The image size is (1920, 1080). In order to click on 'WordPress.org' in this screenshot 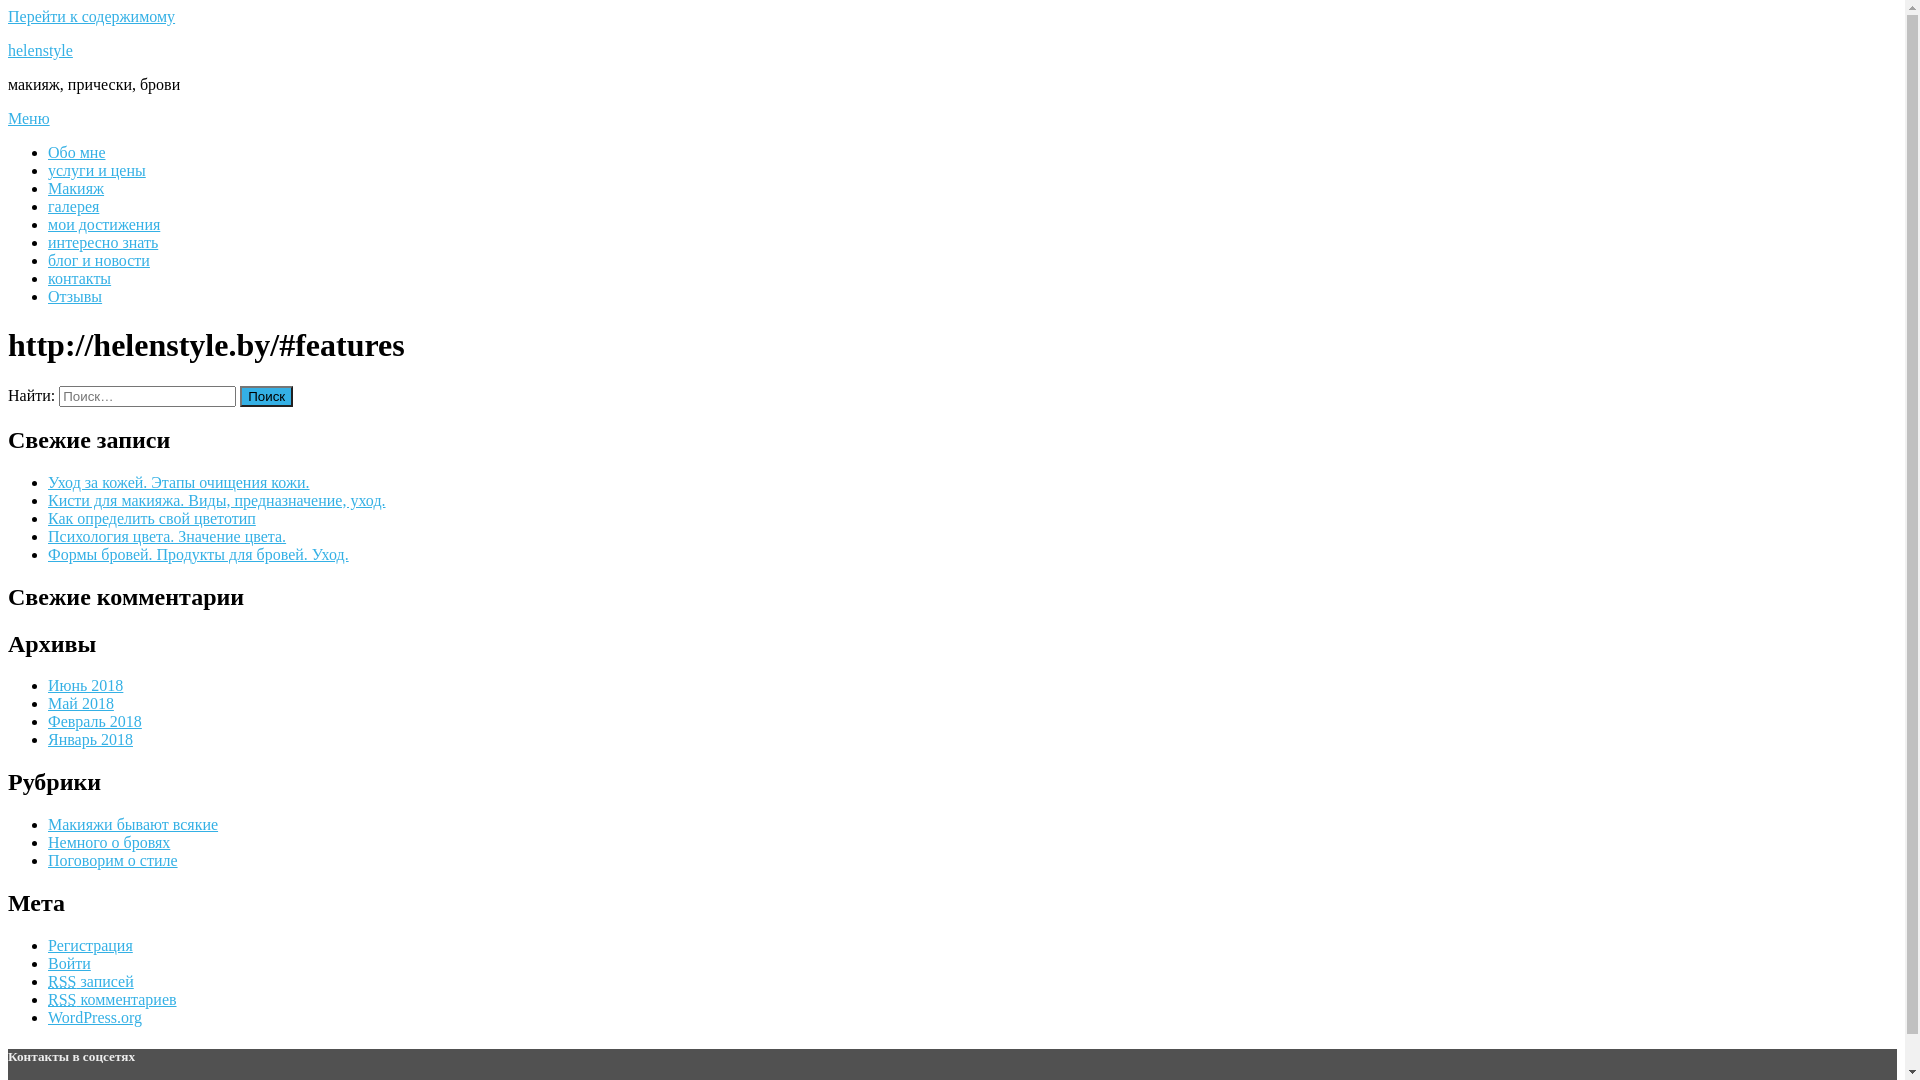, I will do `click(94, 1017)`.